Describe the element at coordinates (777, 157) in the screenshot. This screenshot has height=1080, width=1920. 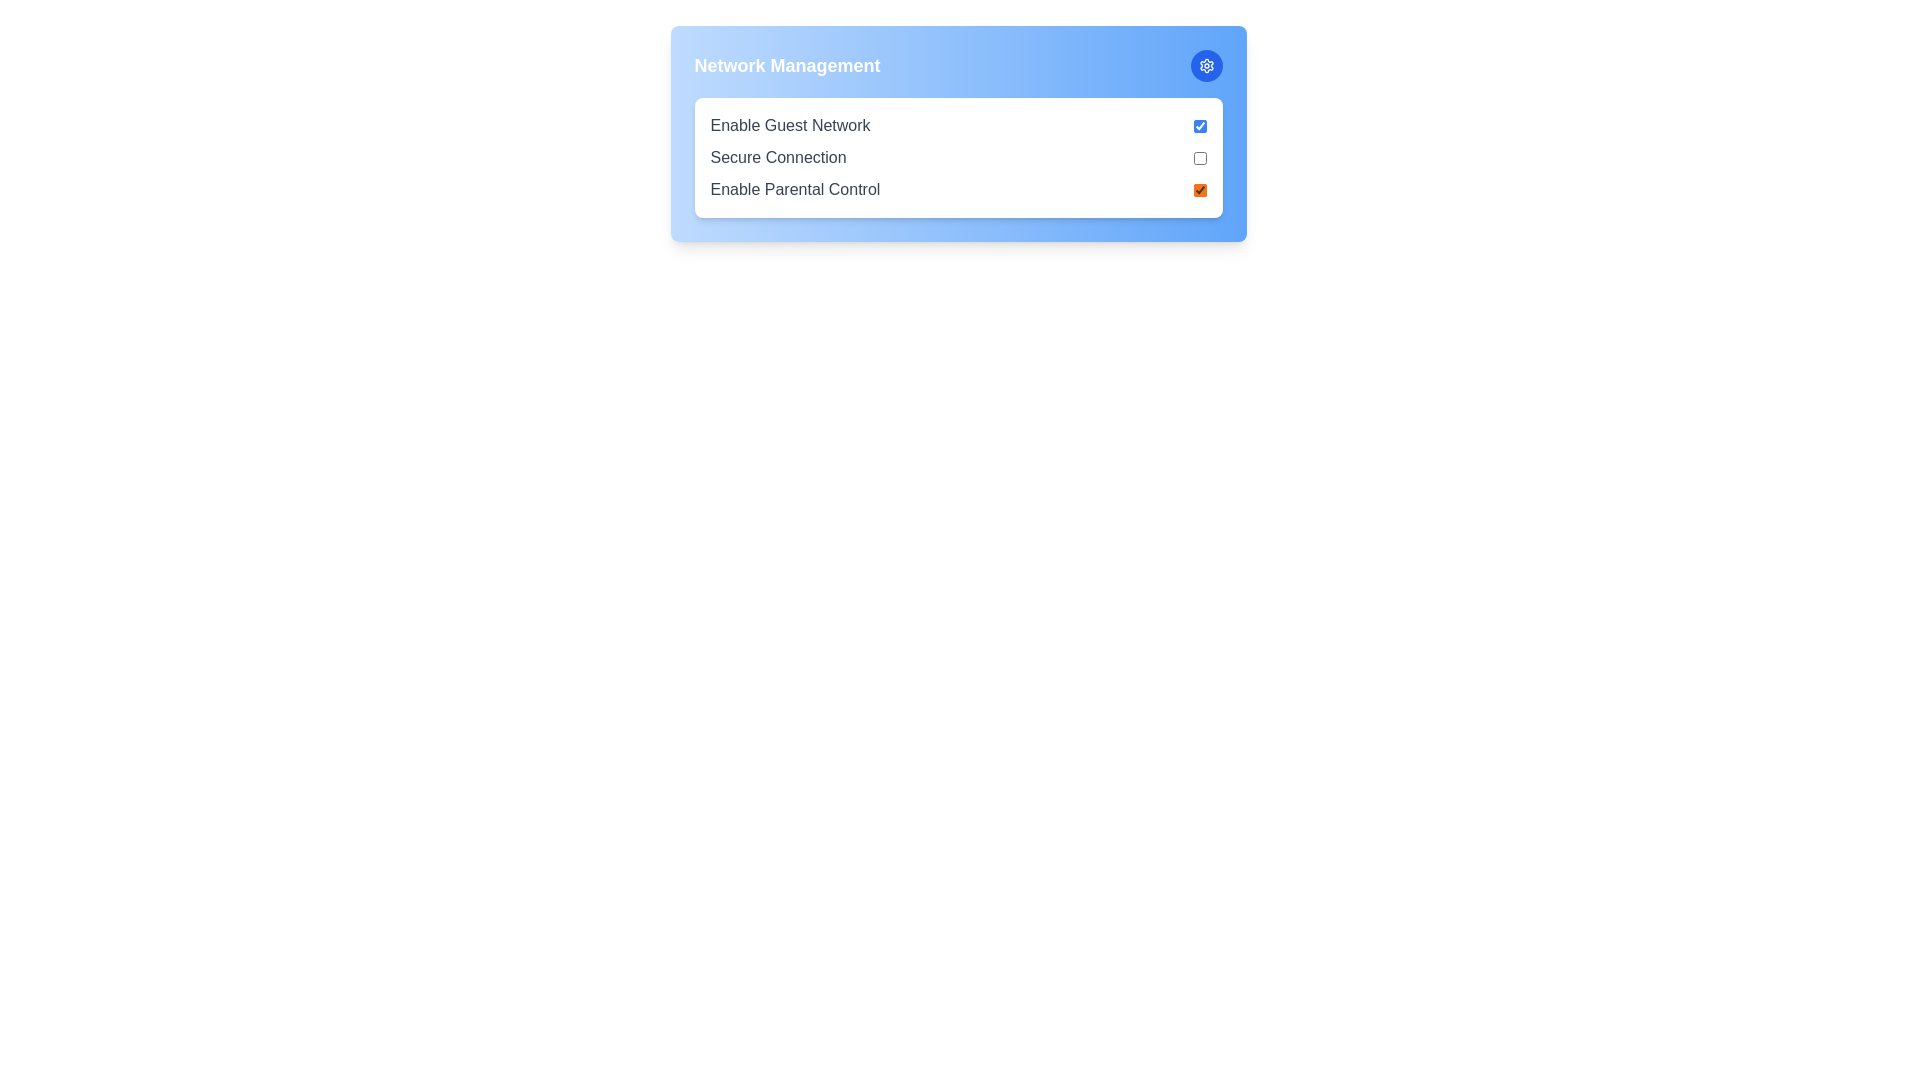
I see `the 'Secure Connection' text label, which is displayed in gray font and is the second item under the 'Network Management' header, adjacent to a checkbox` at that location.